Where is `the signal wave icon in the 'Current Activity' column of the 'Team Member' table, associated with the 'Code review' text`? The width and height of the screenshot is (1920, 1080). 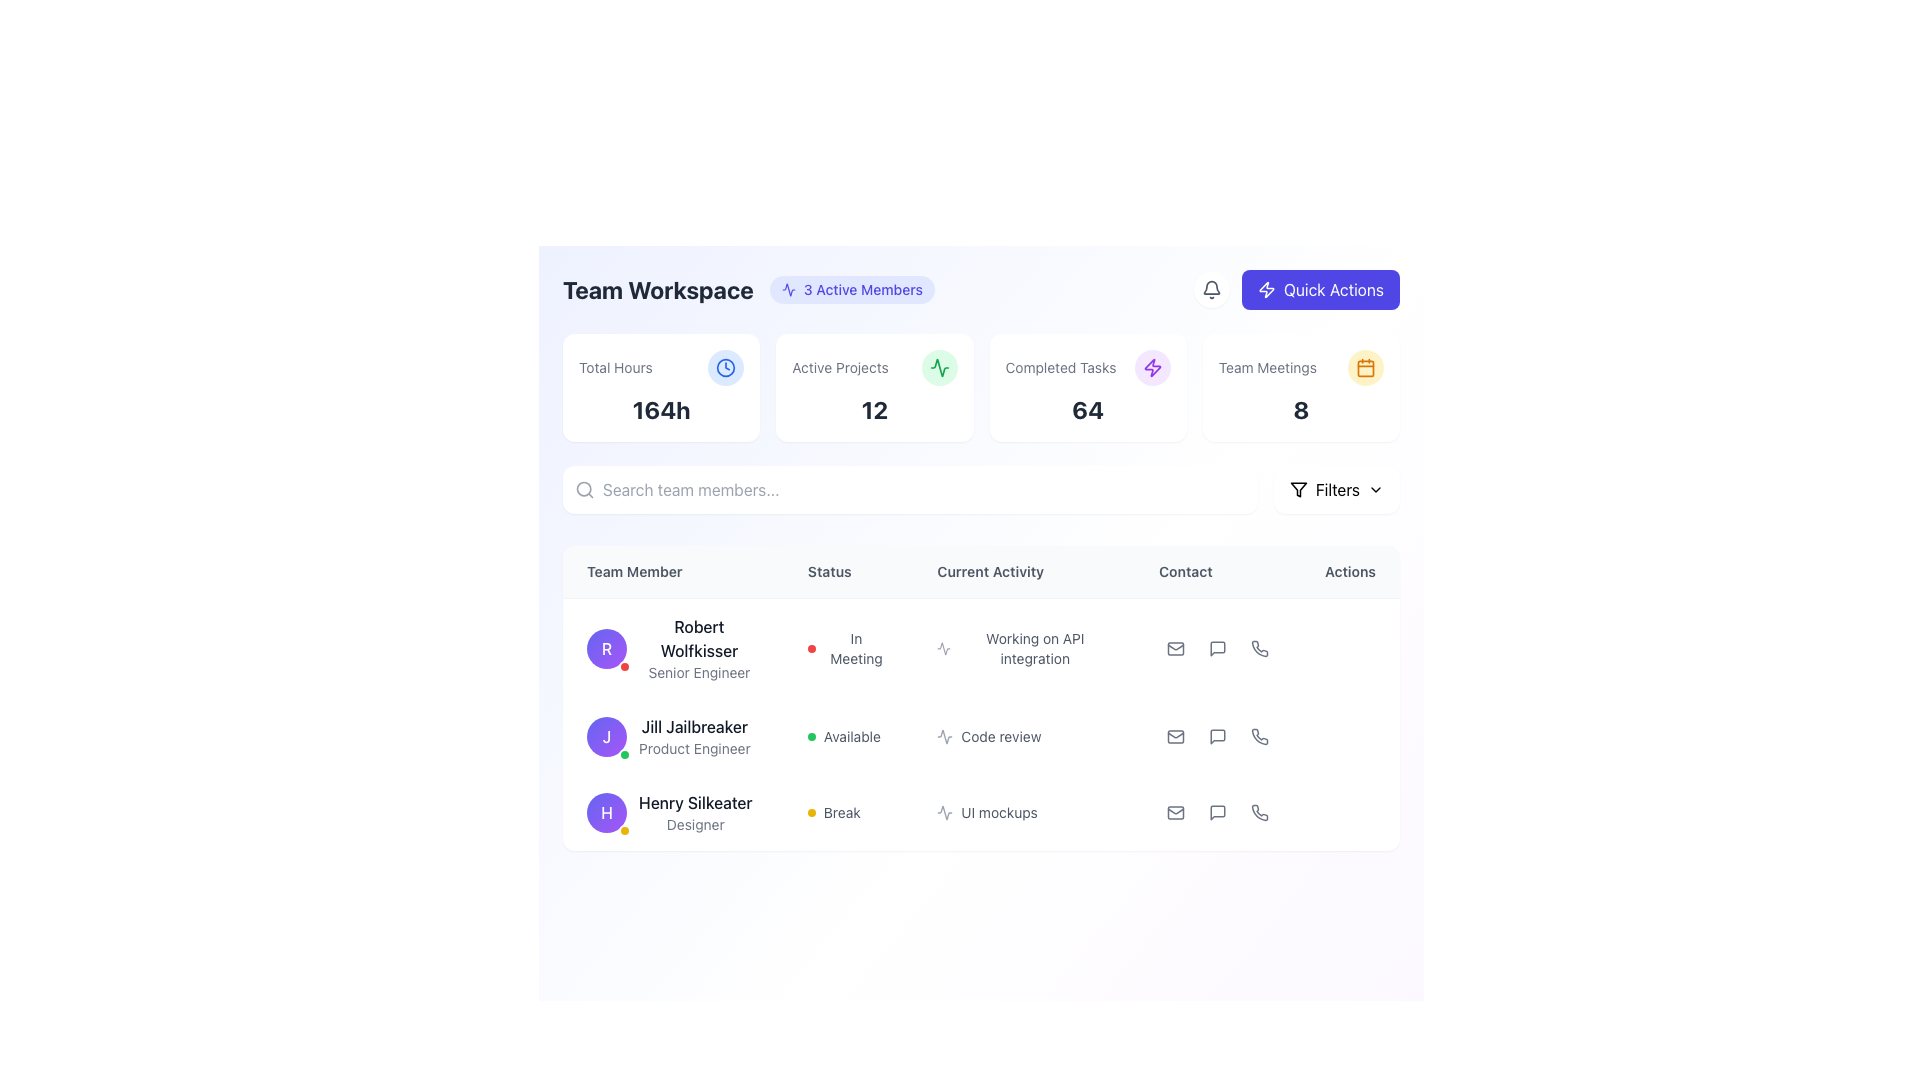
the signal wave icon in the 'Current Activity' column of the 'Team Member' table, associated with the 'Code review' text is located at coordinates (944, 736).